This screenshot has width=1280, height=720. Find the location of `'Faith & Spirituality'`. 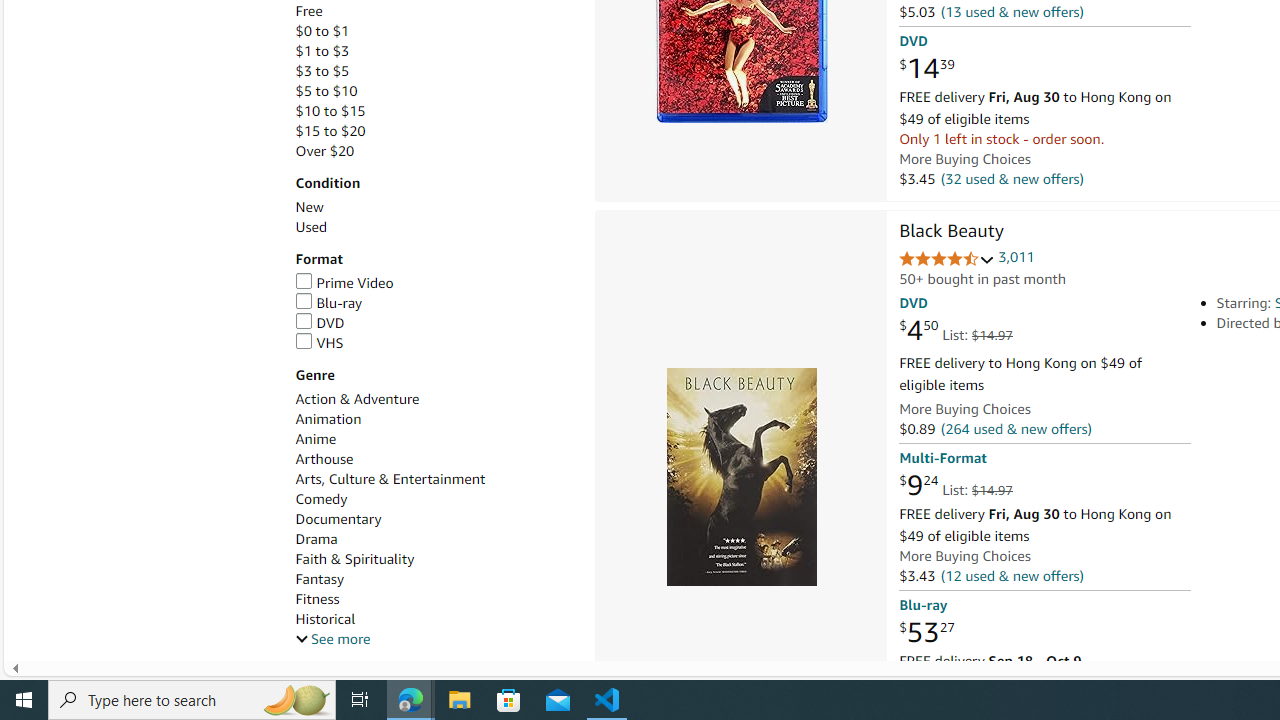

'Faith & Spirituality' is located at coordinates (433, 559).